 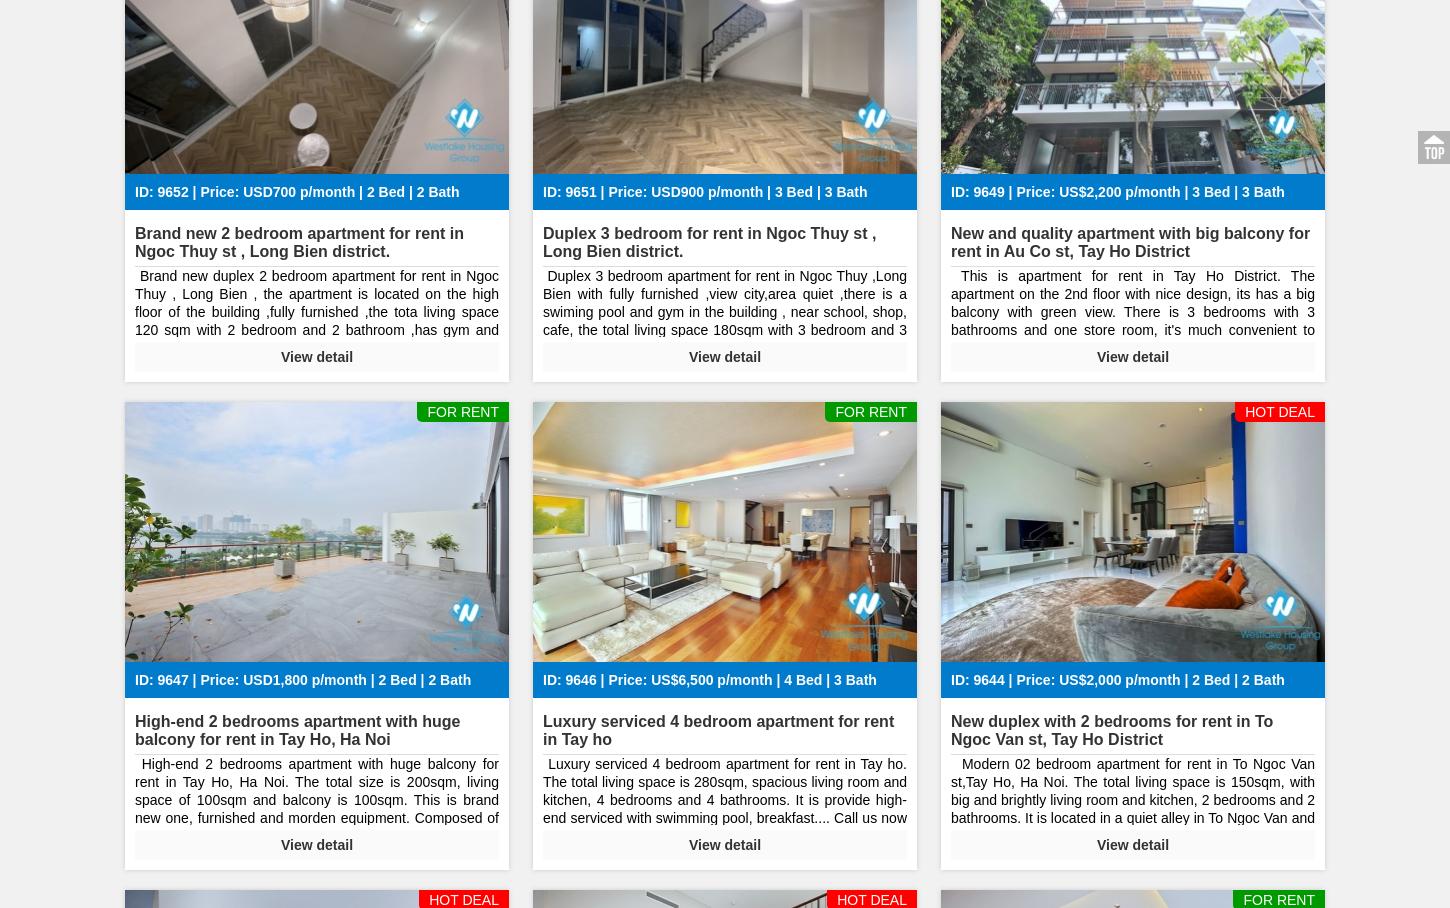 What do you see at coordinates (1132, 808) in the screenshot?
I see `'Modern 02 bedroom apartment for rent in To Ngoc Van st,Tay Ho, Ha Noi. The total living space is 150sqm, with big and brightly living room and kitchen, 2 bedrooms and 2 bathrooms. It is located in a quiet alley in To Ngoc Van and very convenient walking to the shops, restaurant and westlake!
Call us now for more information.'` at bounding box center [1132, 808].